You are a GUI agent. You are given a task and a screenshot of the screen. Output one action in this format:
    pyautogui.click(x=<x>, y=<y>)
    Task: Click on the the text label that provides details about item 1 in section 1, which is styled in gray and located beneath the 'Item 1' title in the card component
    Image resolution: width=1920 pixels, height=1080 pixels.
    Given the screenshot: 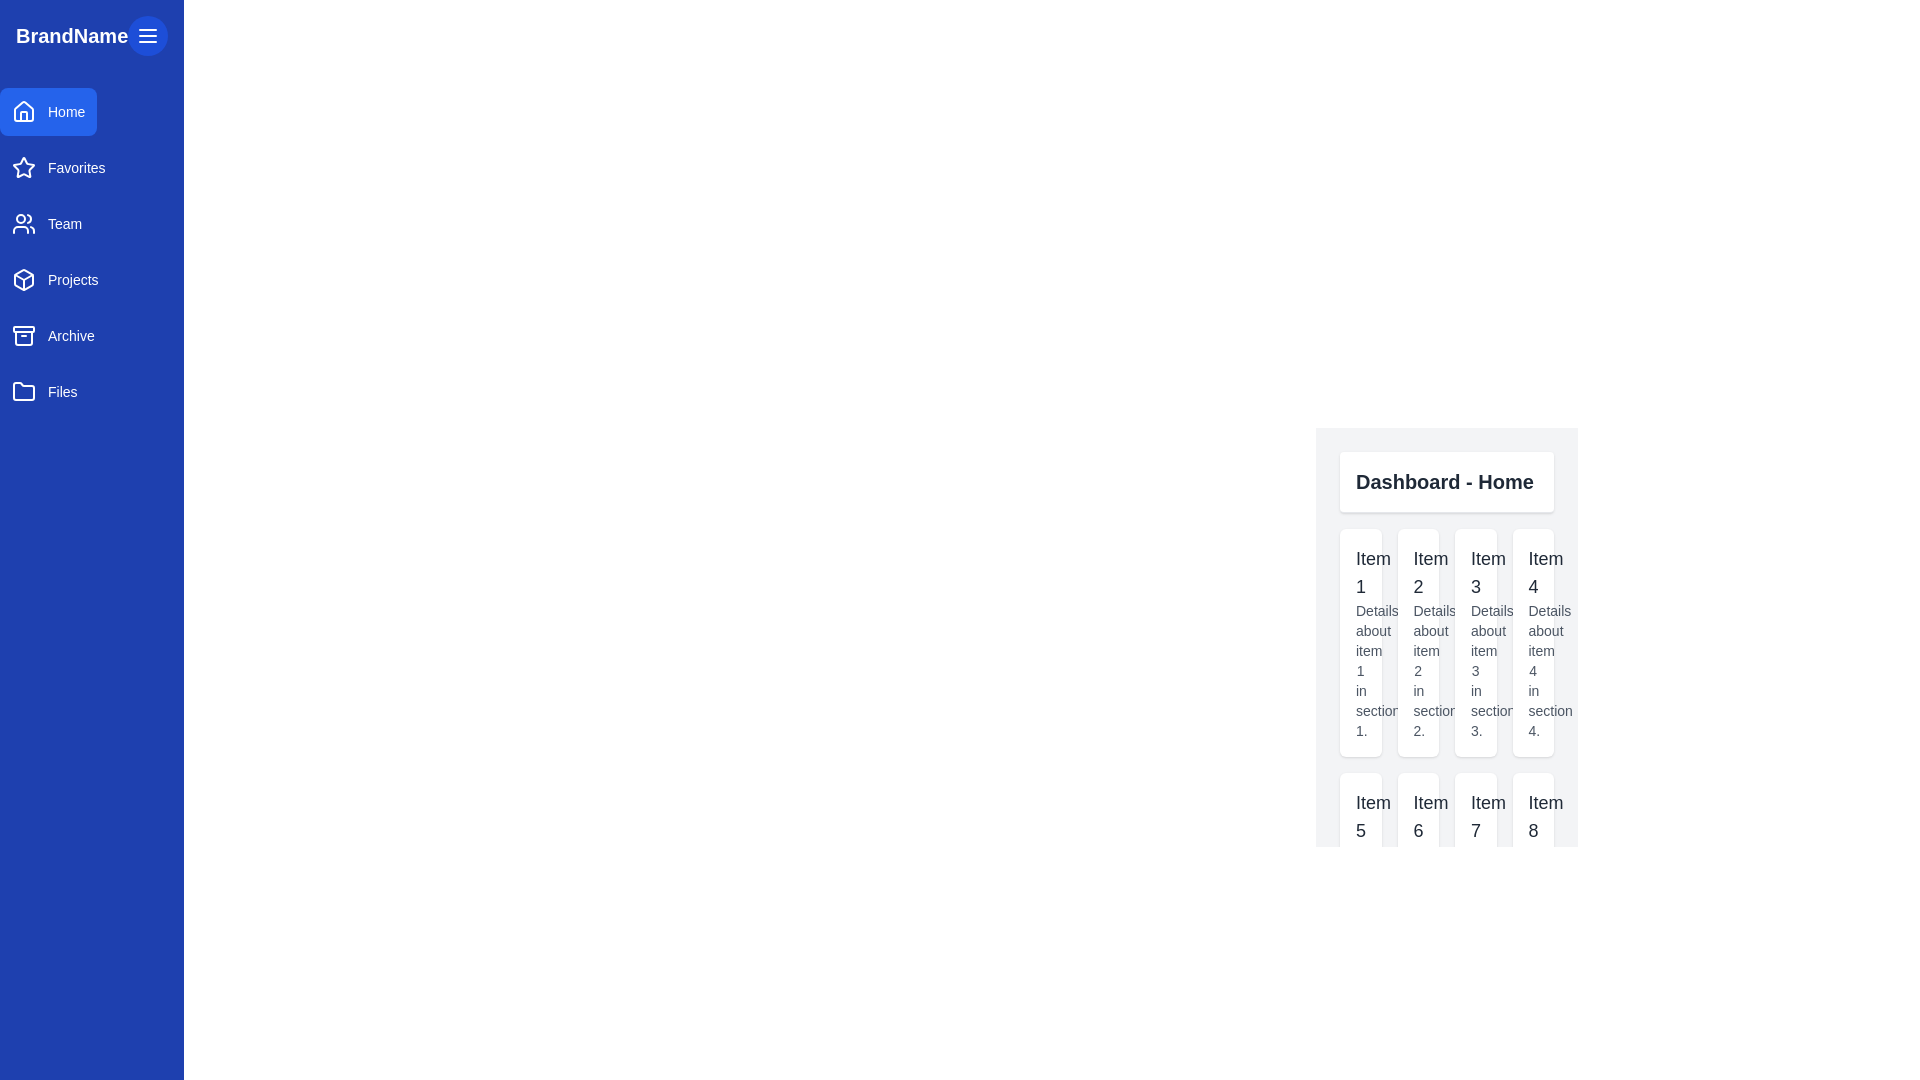 What is the action you would take?
    pyautogui.click(x=1360, y=671)
    